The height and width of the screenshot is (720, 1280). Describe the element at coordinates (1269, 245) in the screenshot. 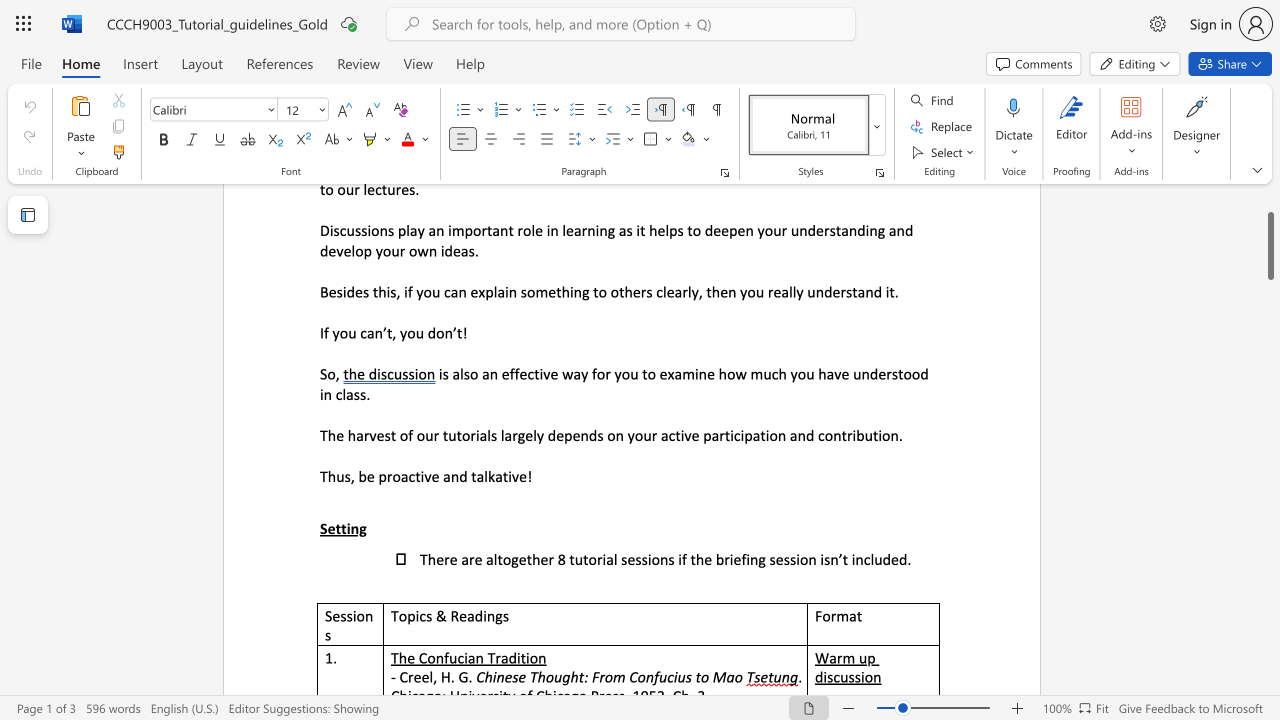

I see `the scrollbar and move down 2420 pixels` at that location.